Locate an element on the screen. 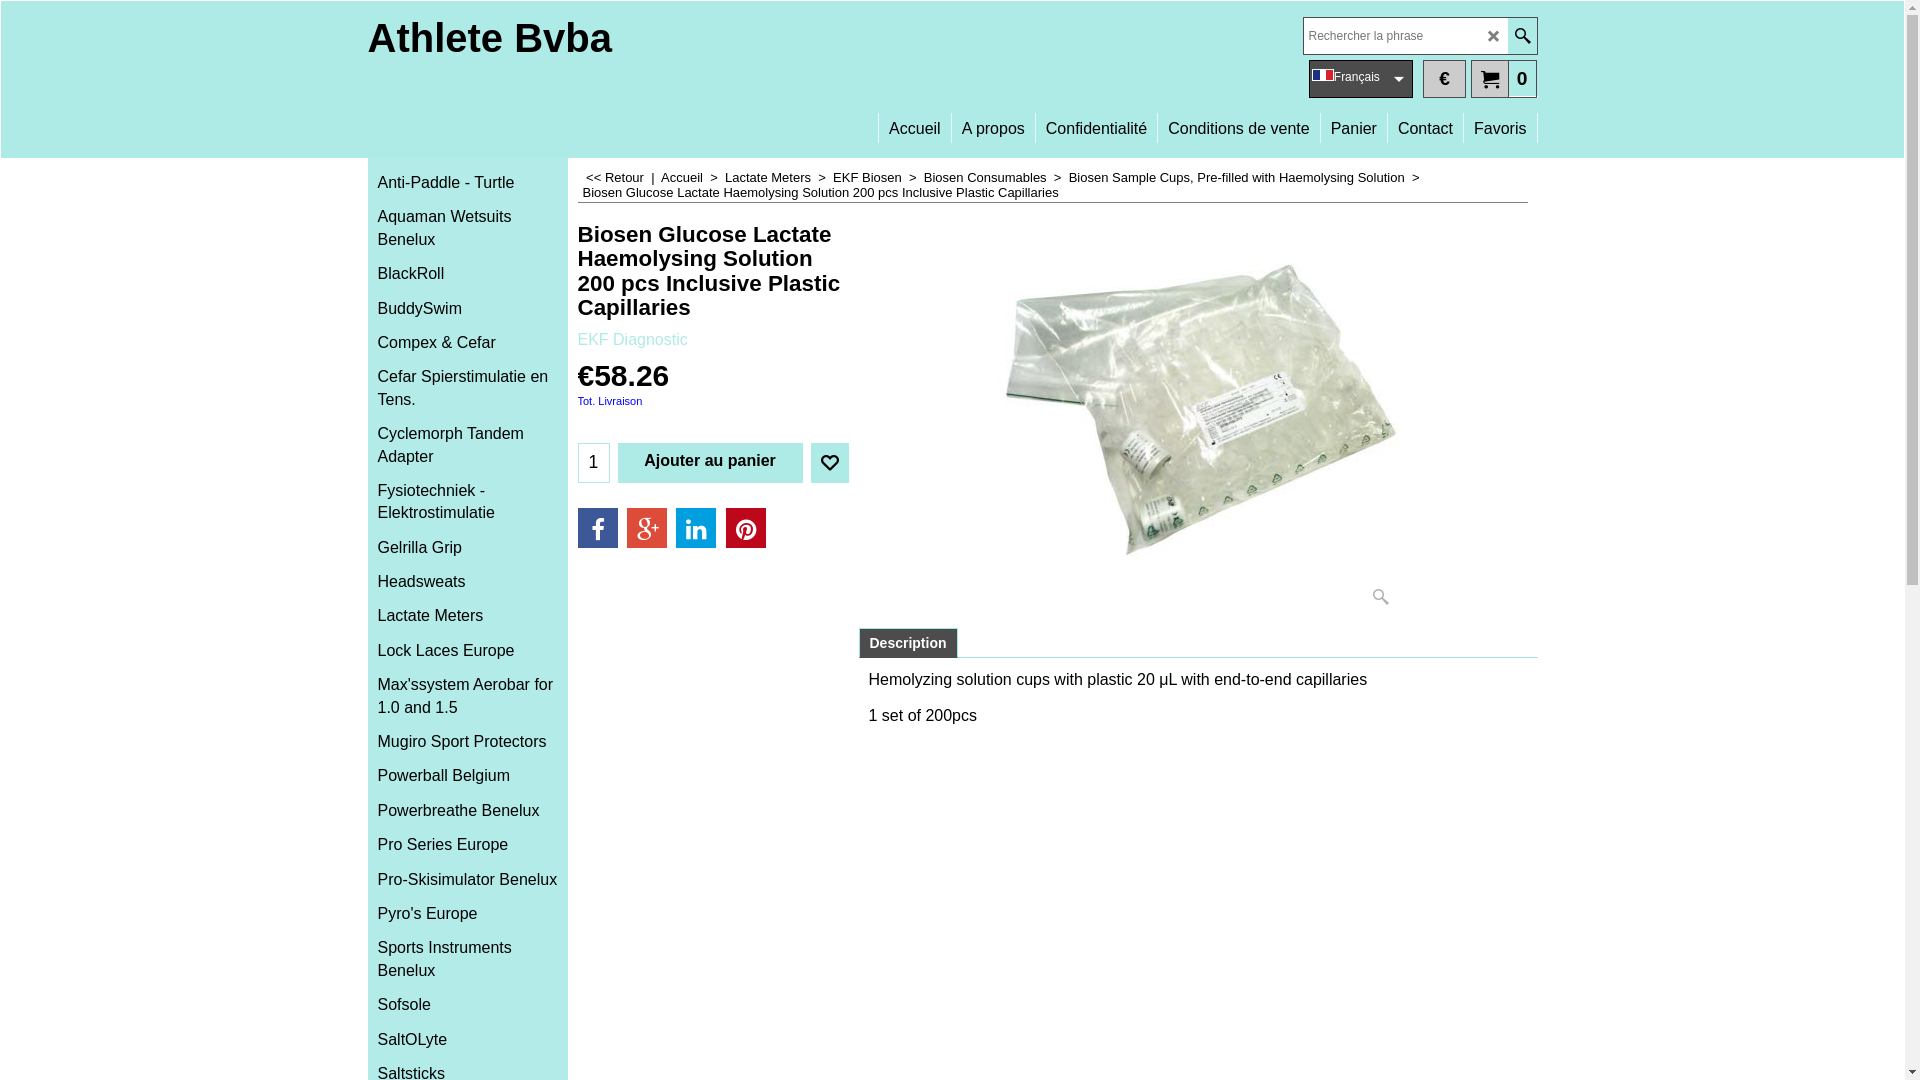 This screenshot has width=1920, height=1080. ' << Retour ' is located at coordinates (613, 176).